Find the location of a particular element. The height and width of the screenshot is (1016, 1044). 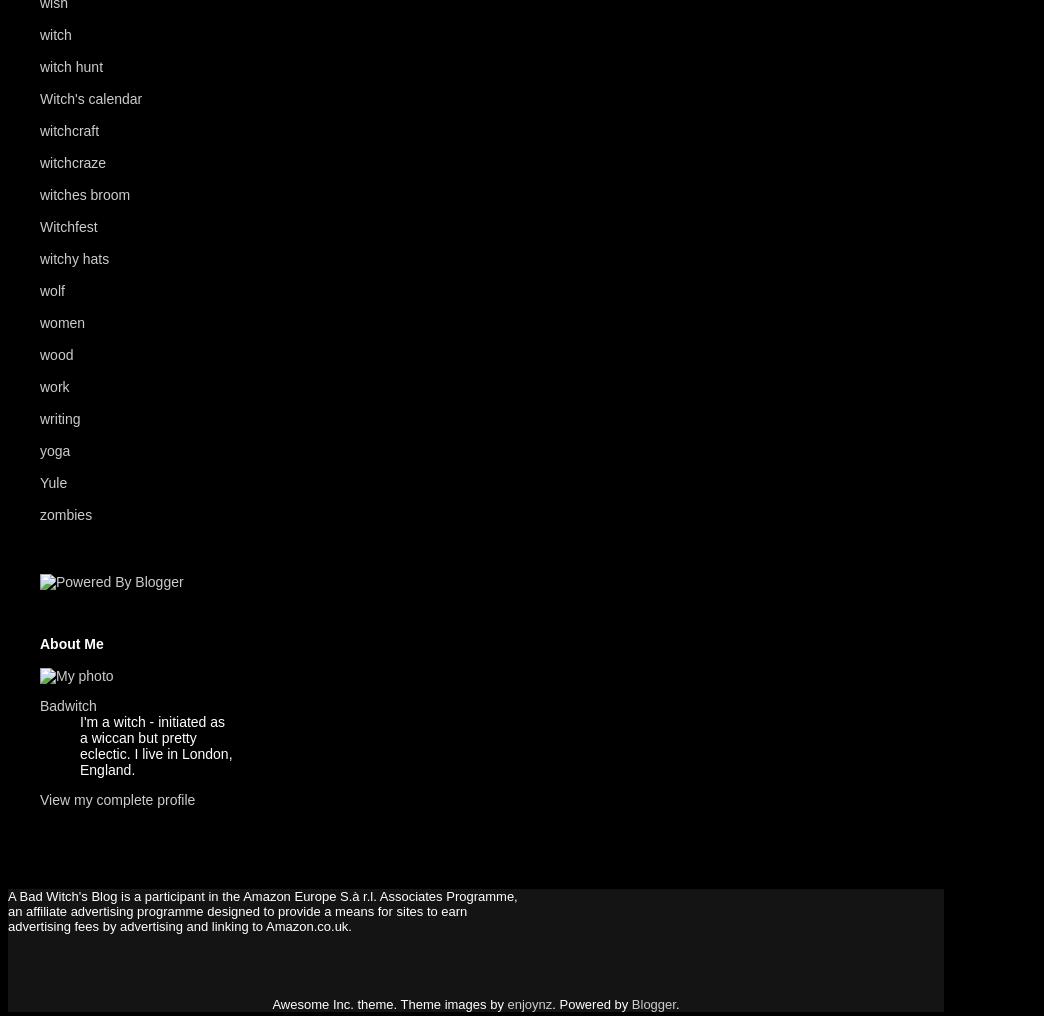

'zombies' is located at coordinates (38, 514).